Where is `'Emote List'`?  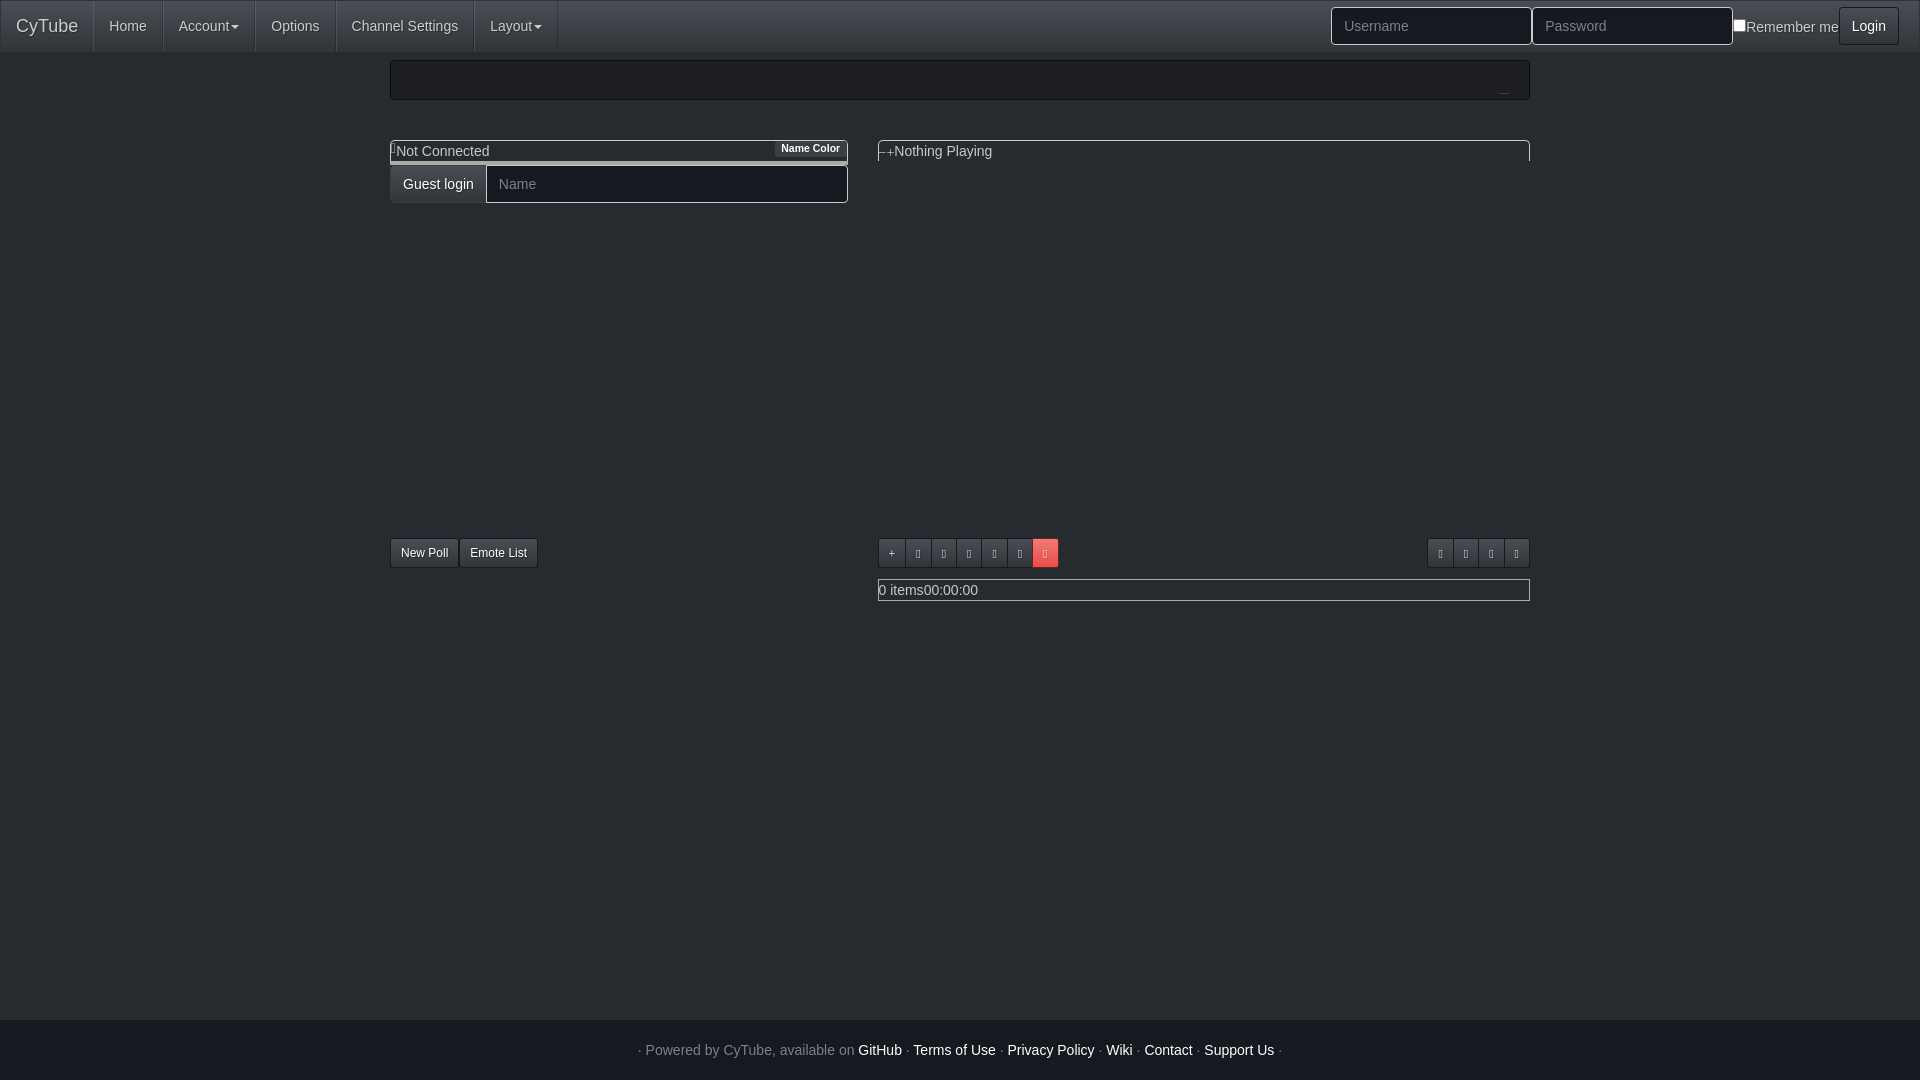
'Emote List' is located at coordinates (458, 552).